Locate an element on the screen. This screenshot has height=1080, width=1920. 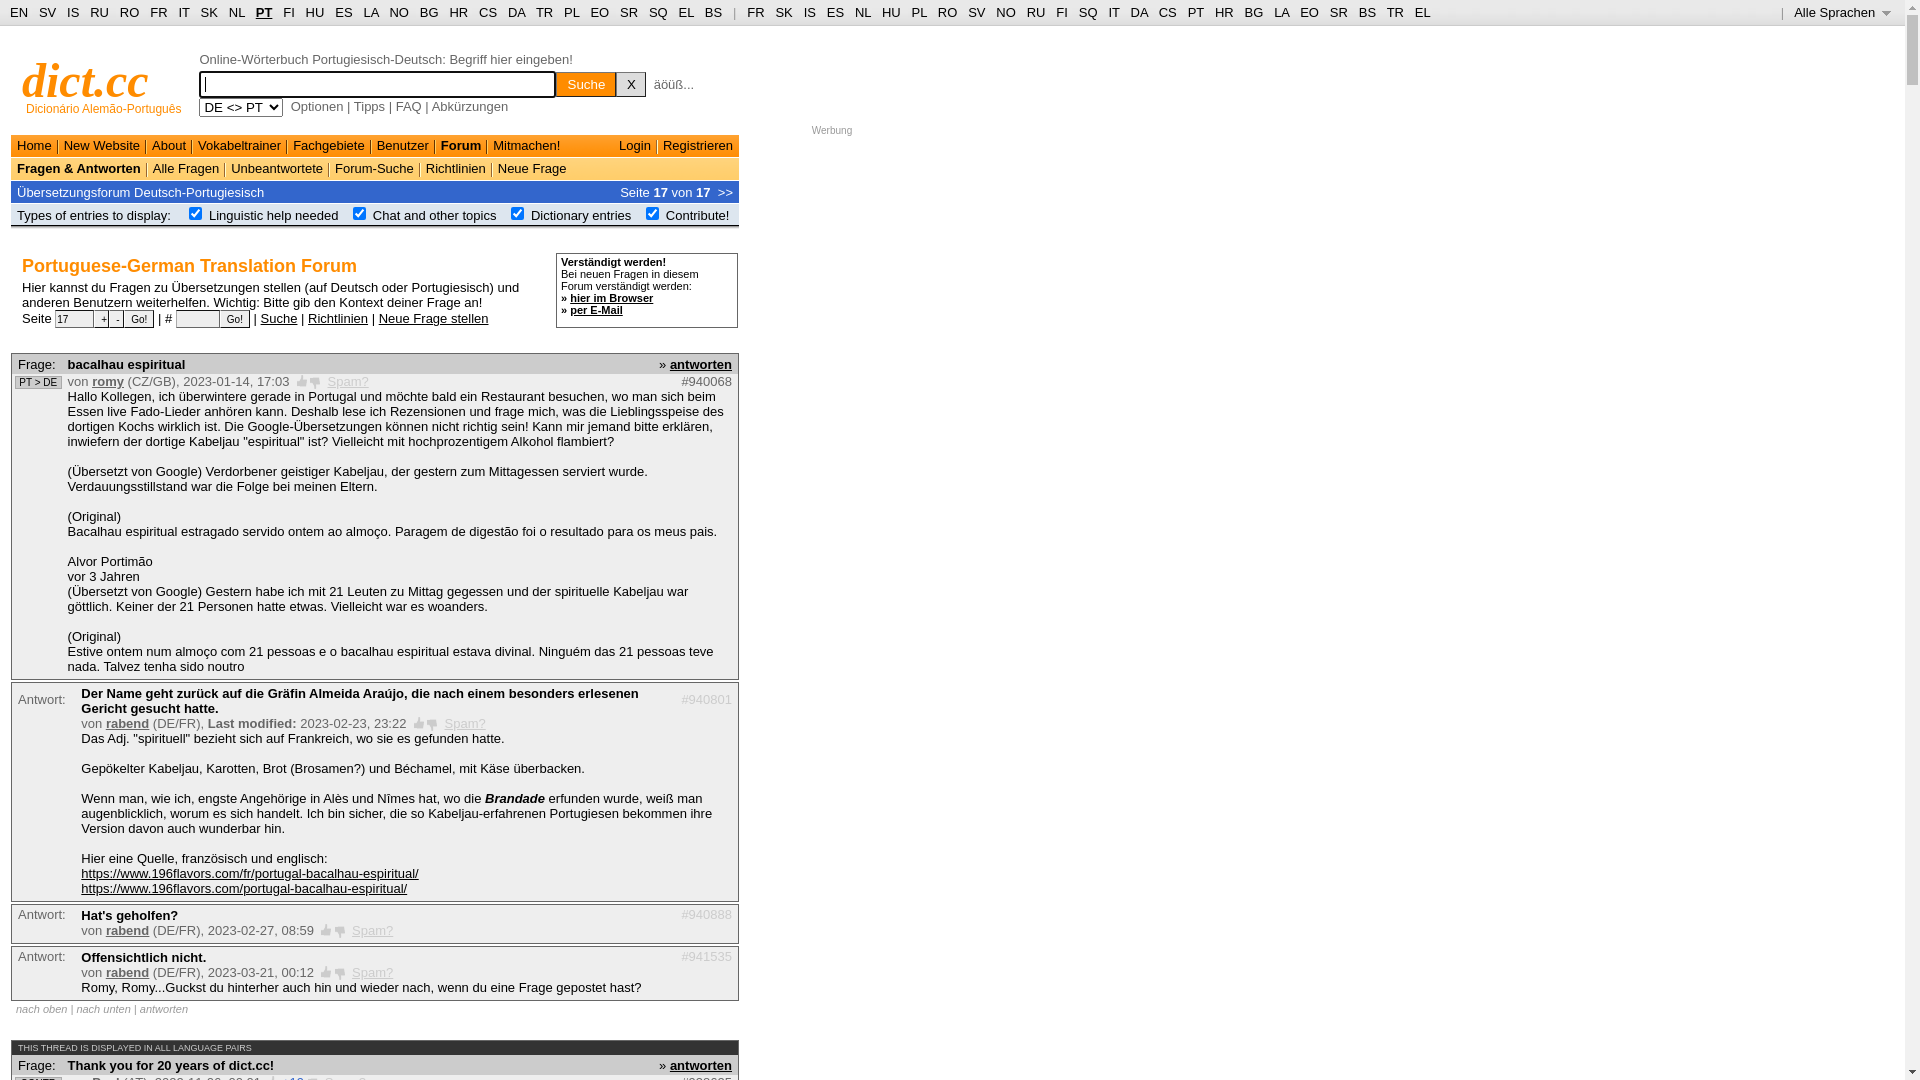
'RU' is located at coordinates (1036, 12).